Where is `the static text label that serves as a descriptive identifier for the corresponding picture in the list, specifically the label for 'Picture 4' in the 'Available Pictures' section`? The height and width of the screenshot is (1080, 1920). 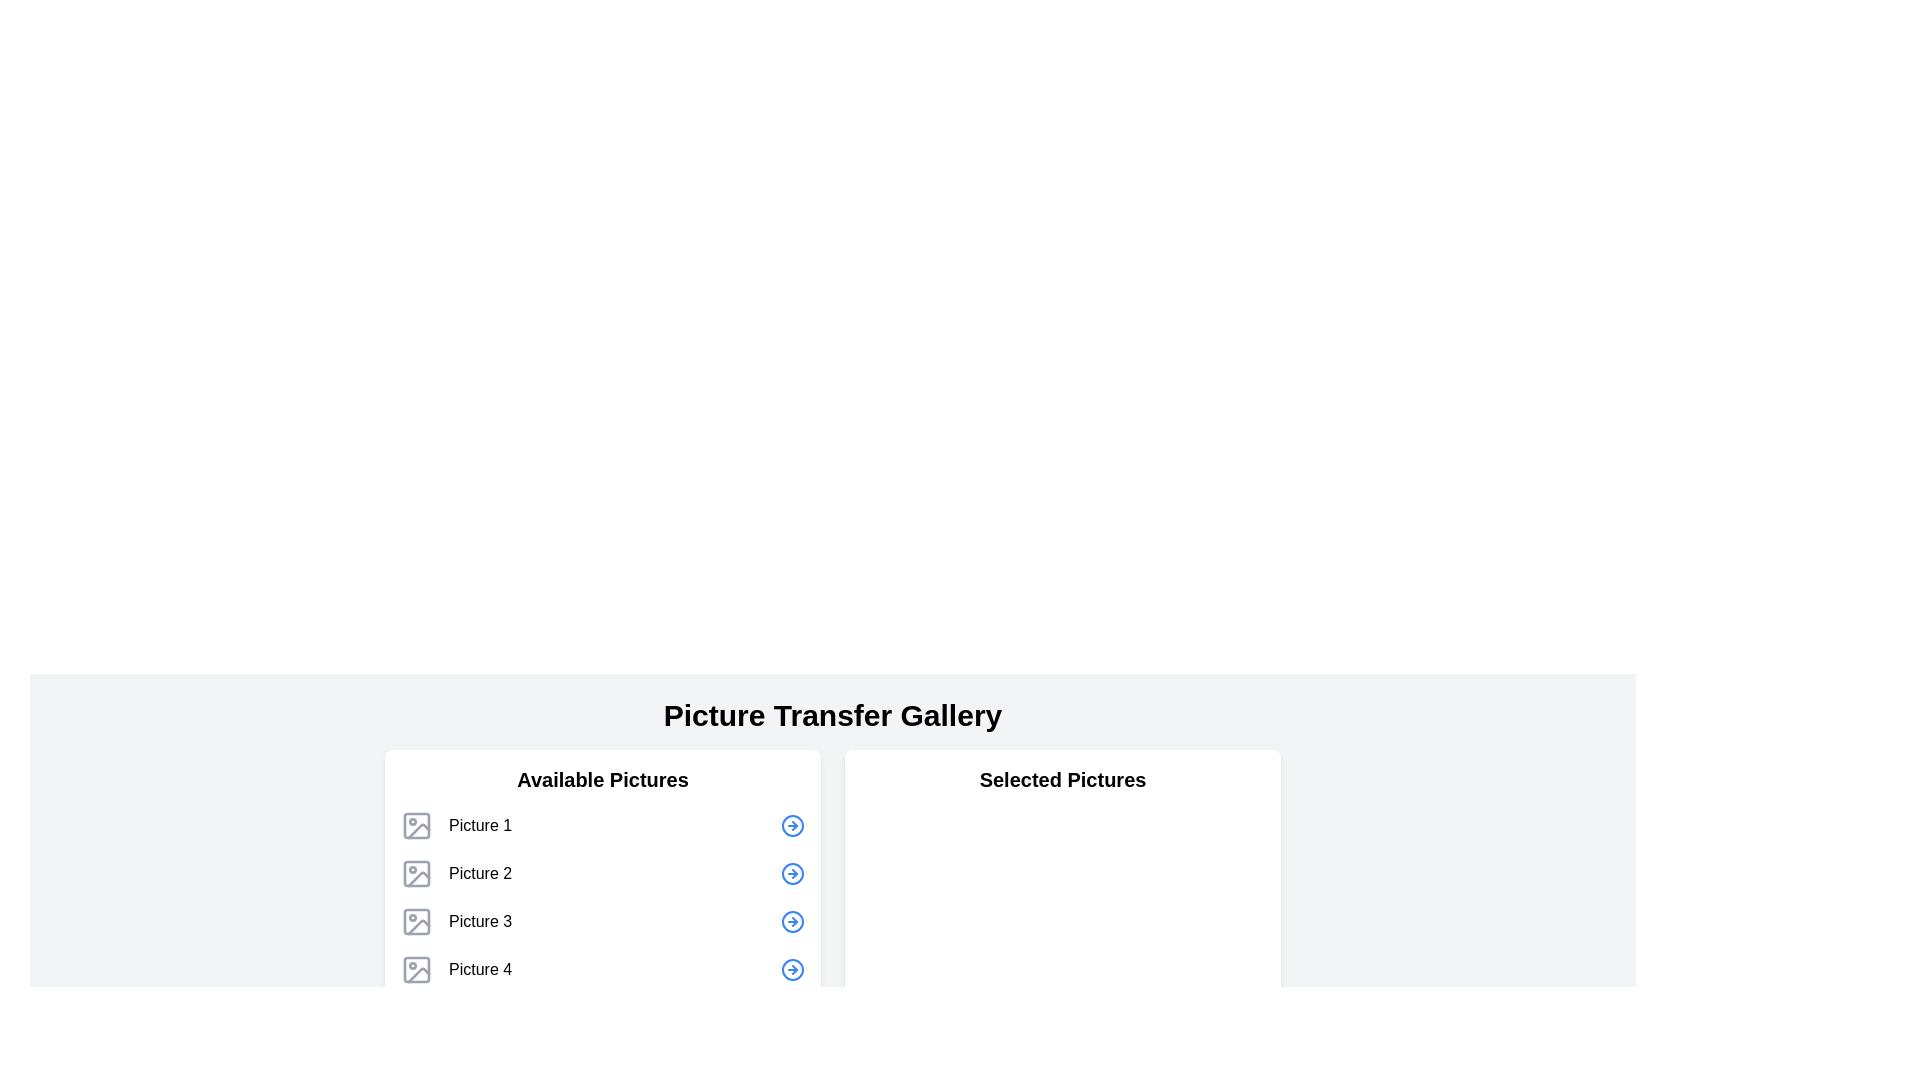
the static text label that serves as a descriptive identifier for the corresponding picture in the list, specifically the label for 'Picture 4' in the 'Available Pictures' section is located at coordinates (480, 968).